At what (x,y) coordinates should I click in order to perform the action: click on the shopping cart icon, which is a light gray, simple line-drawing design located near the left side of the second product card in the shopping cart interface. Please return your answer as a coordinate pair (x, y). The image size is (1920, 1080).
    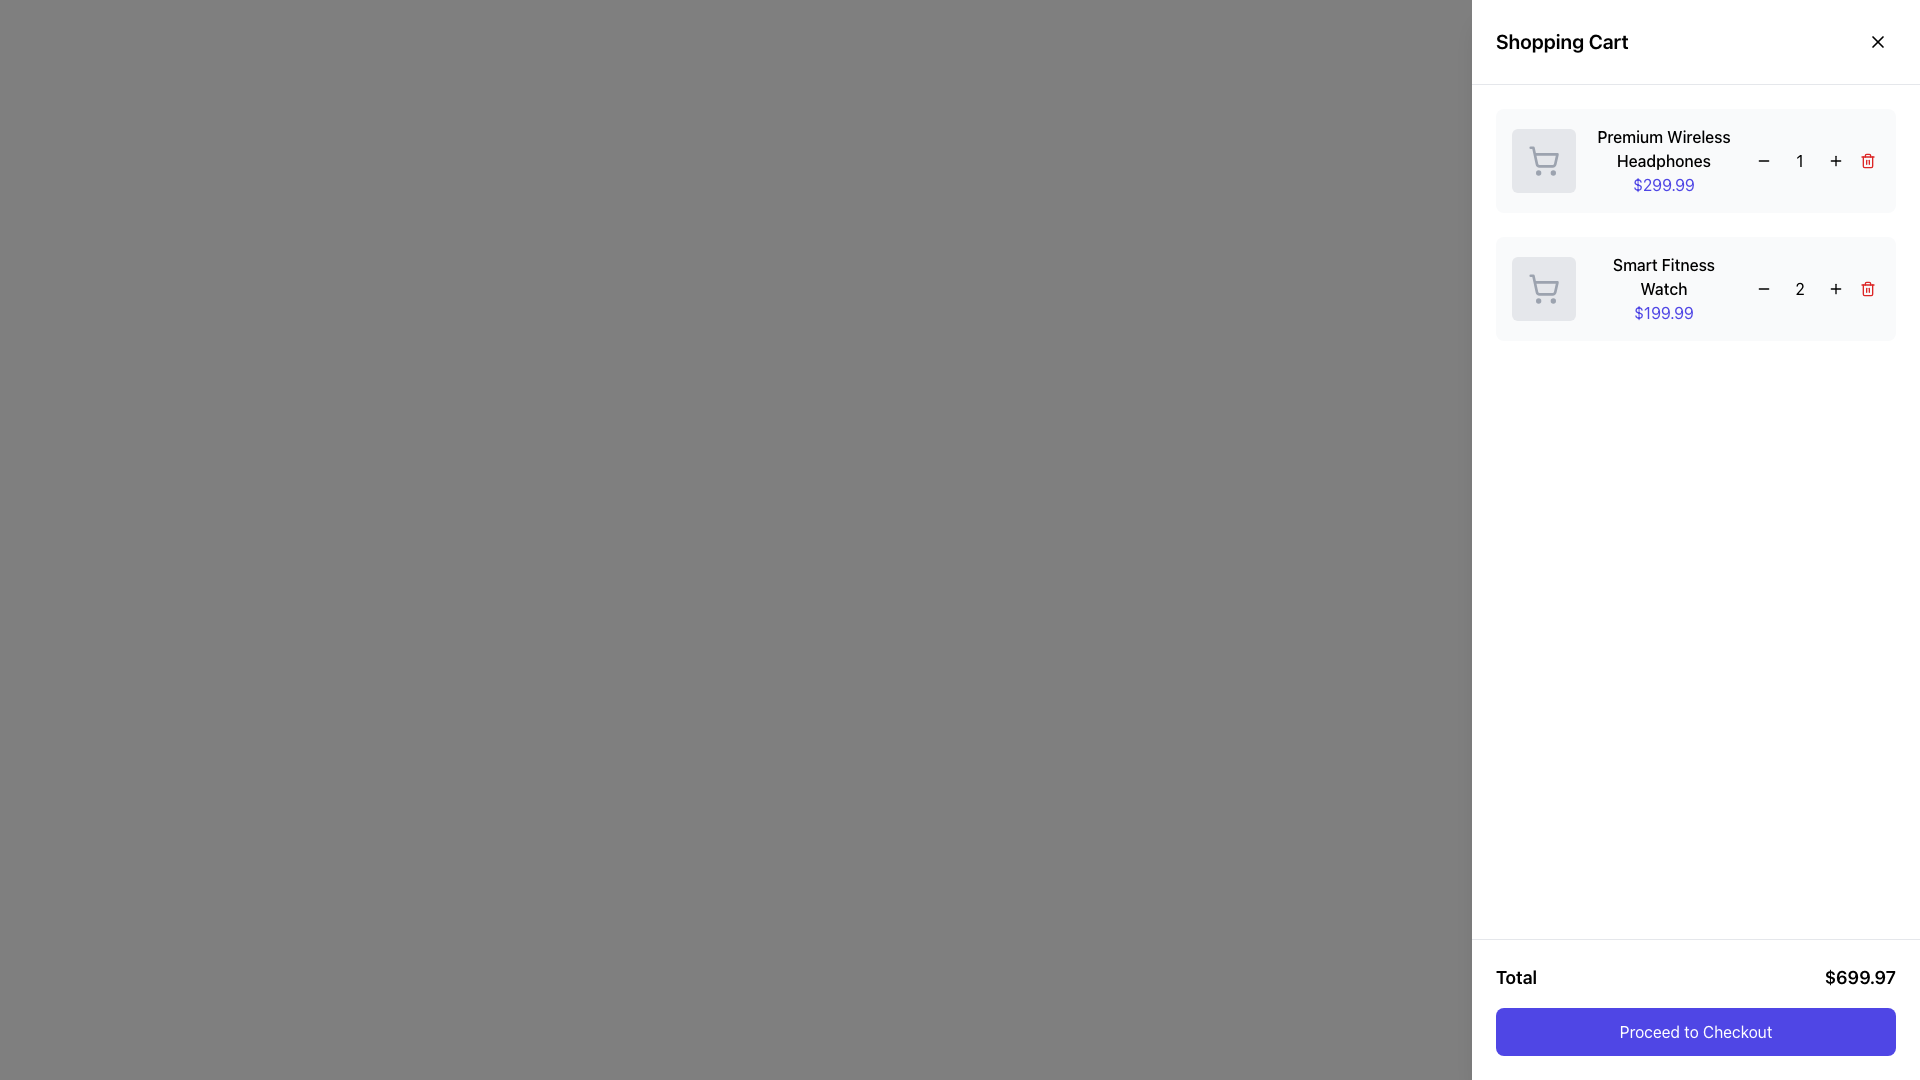
    Looking at the image, I should click on (1543, 289).